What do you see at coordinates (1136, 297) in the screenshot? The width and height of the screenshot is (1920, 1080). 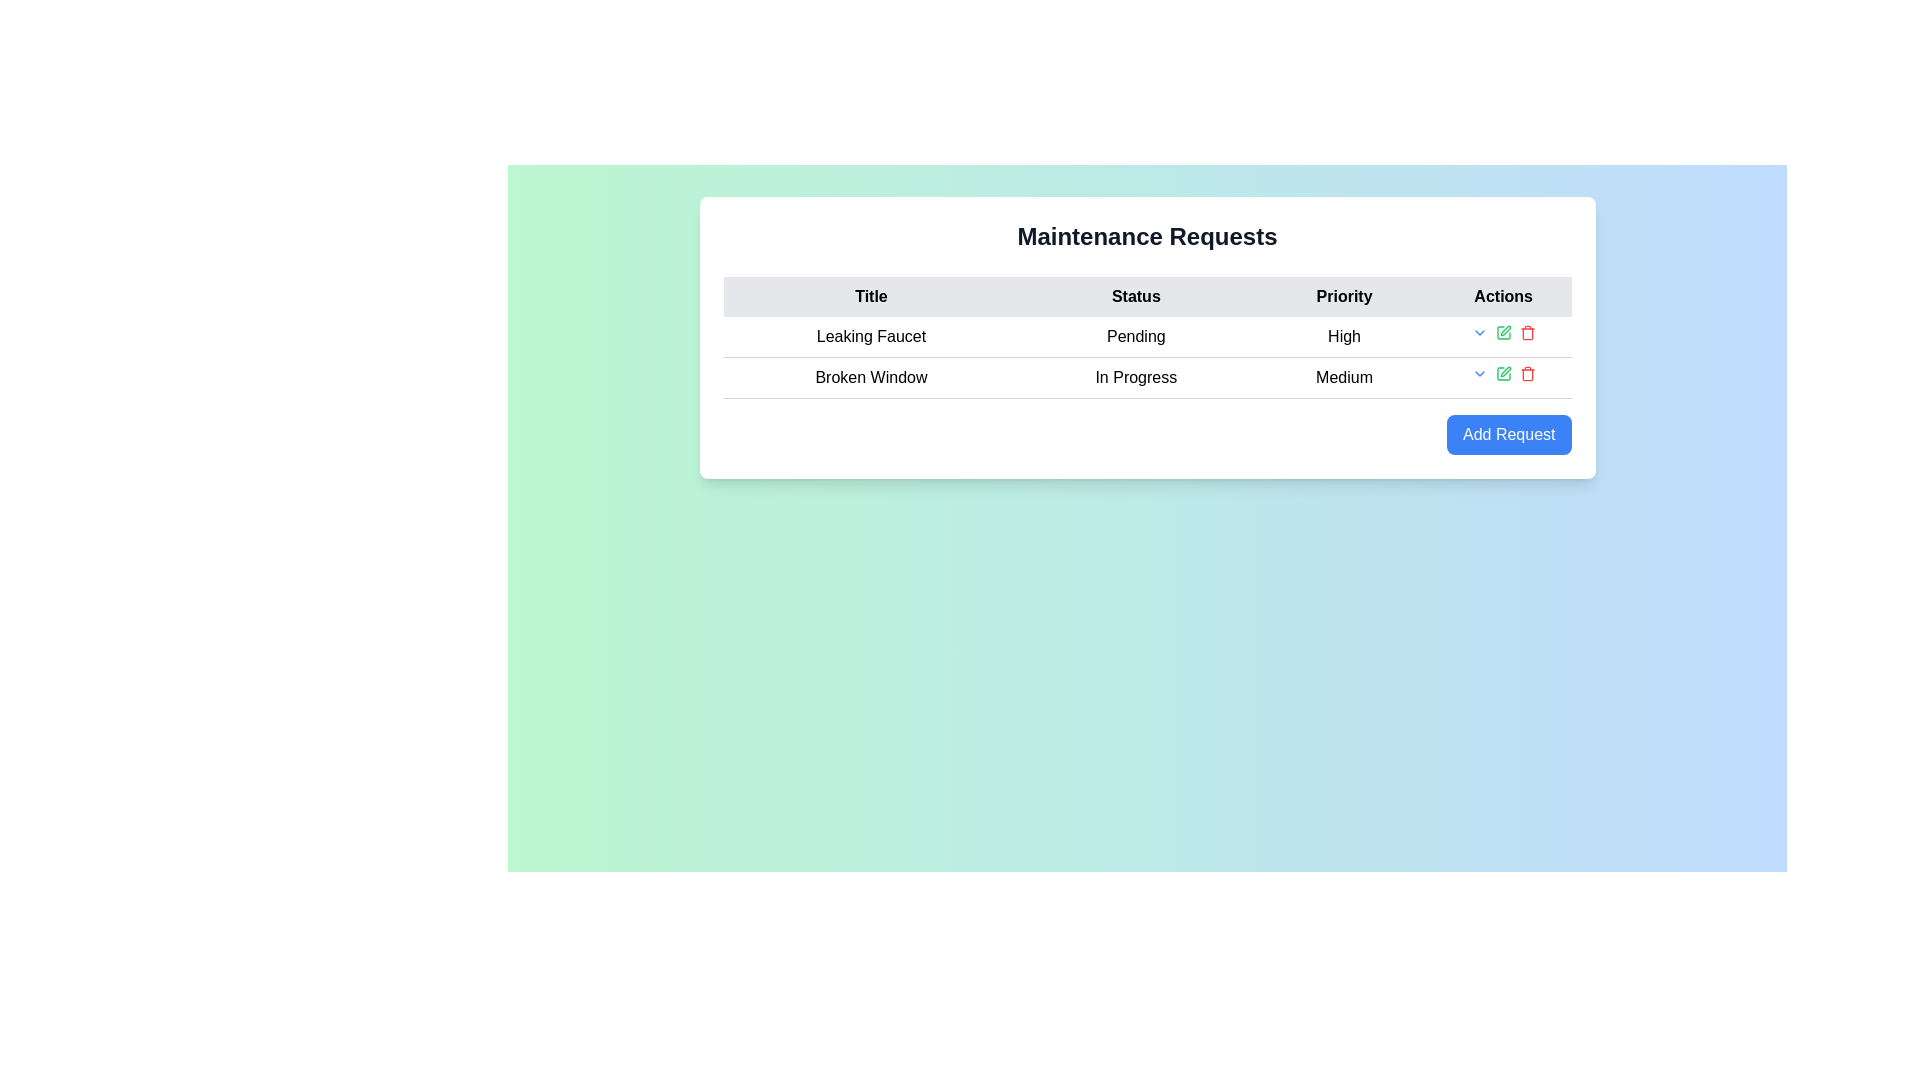 I see `the 'Status' column header in the Maintenance Requests table, which is located between the 'Title' and 'Priority' headers` at bounding box center [1136, 297].